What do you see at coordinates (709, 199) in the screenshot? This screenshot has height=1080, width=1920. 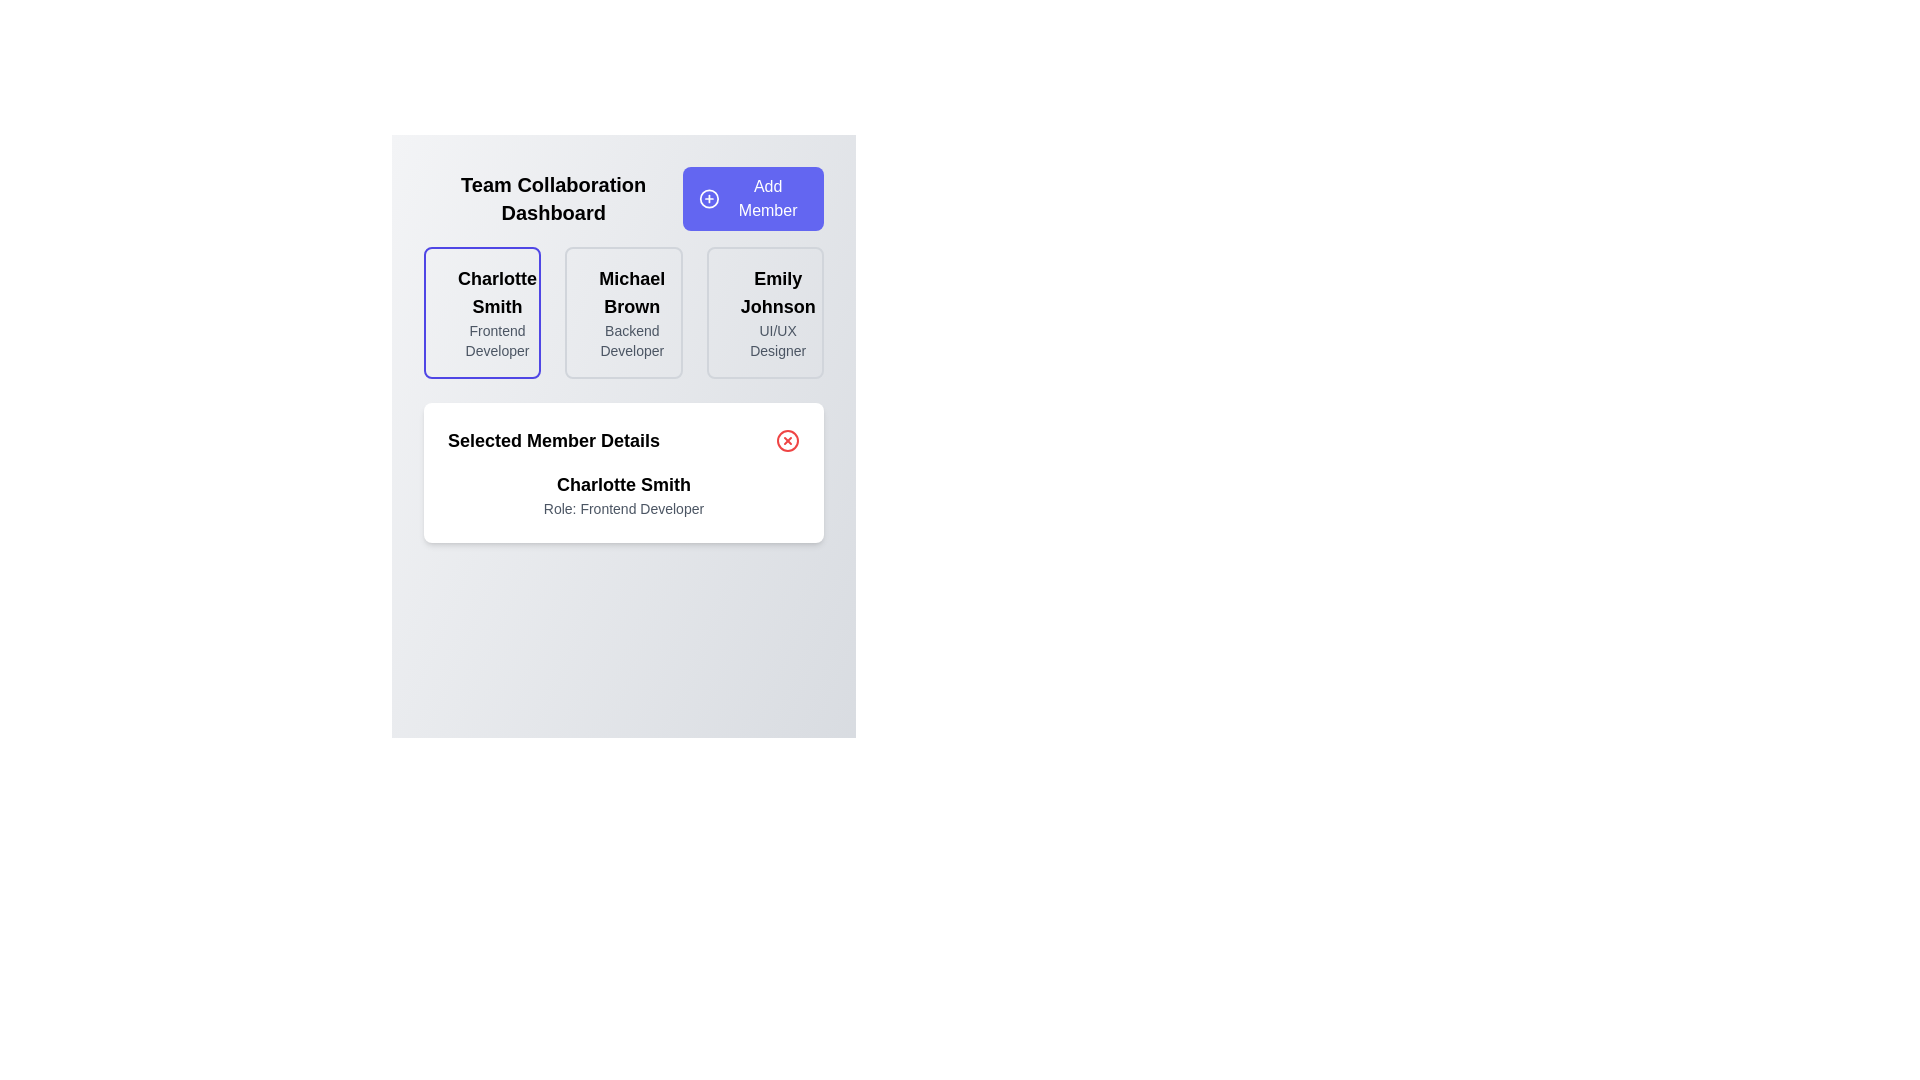 I see `the circular outline icon inside the 'Add Member' button, which is styled with a visible stroke and positioned to the left of the text` at bounding box center [709, 199].